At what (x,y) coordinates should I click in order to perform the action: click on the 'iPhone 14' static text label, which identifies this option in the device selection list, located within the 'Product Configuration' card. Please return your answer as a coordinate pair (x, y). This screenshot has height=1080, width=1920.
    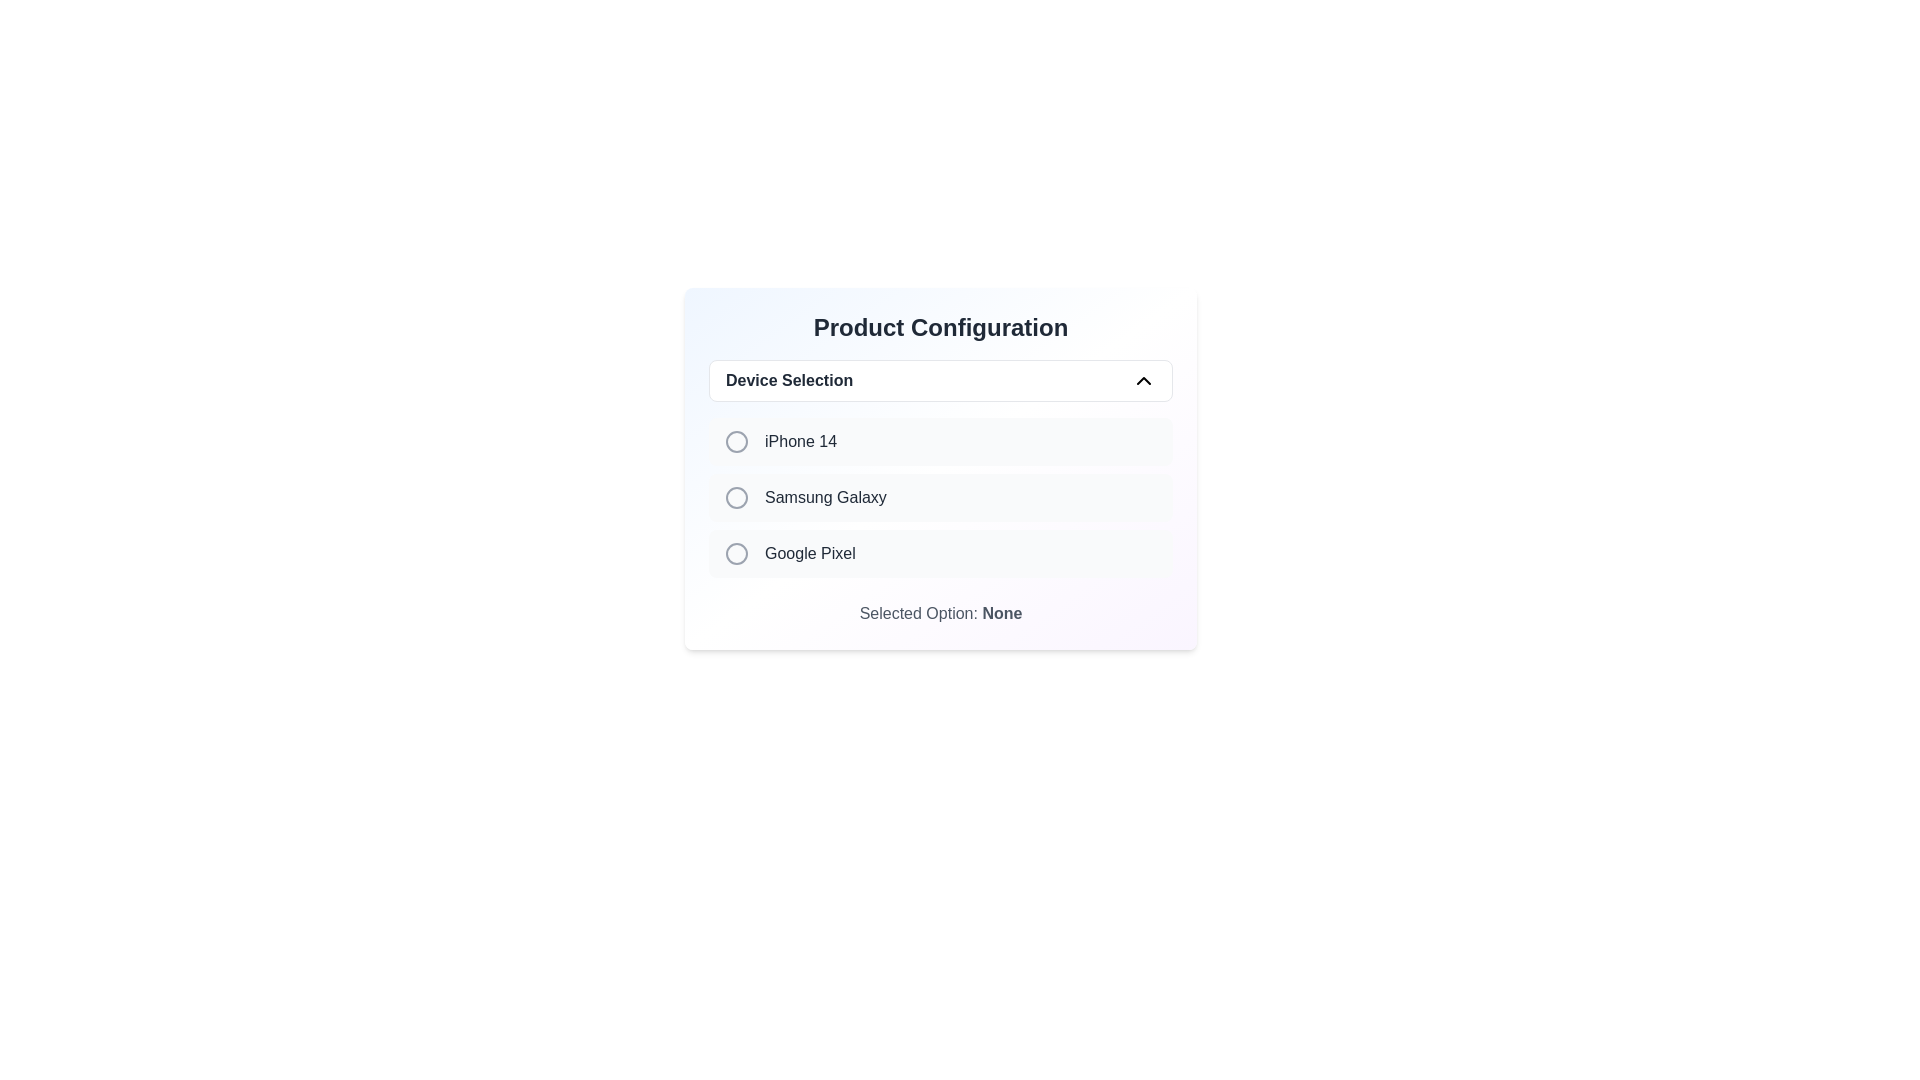
    Looking at the image, I should click on (801, 441).